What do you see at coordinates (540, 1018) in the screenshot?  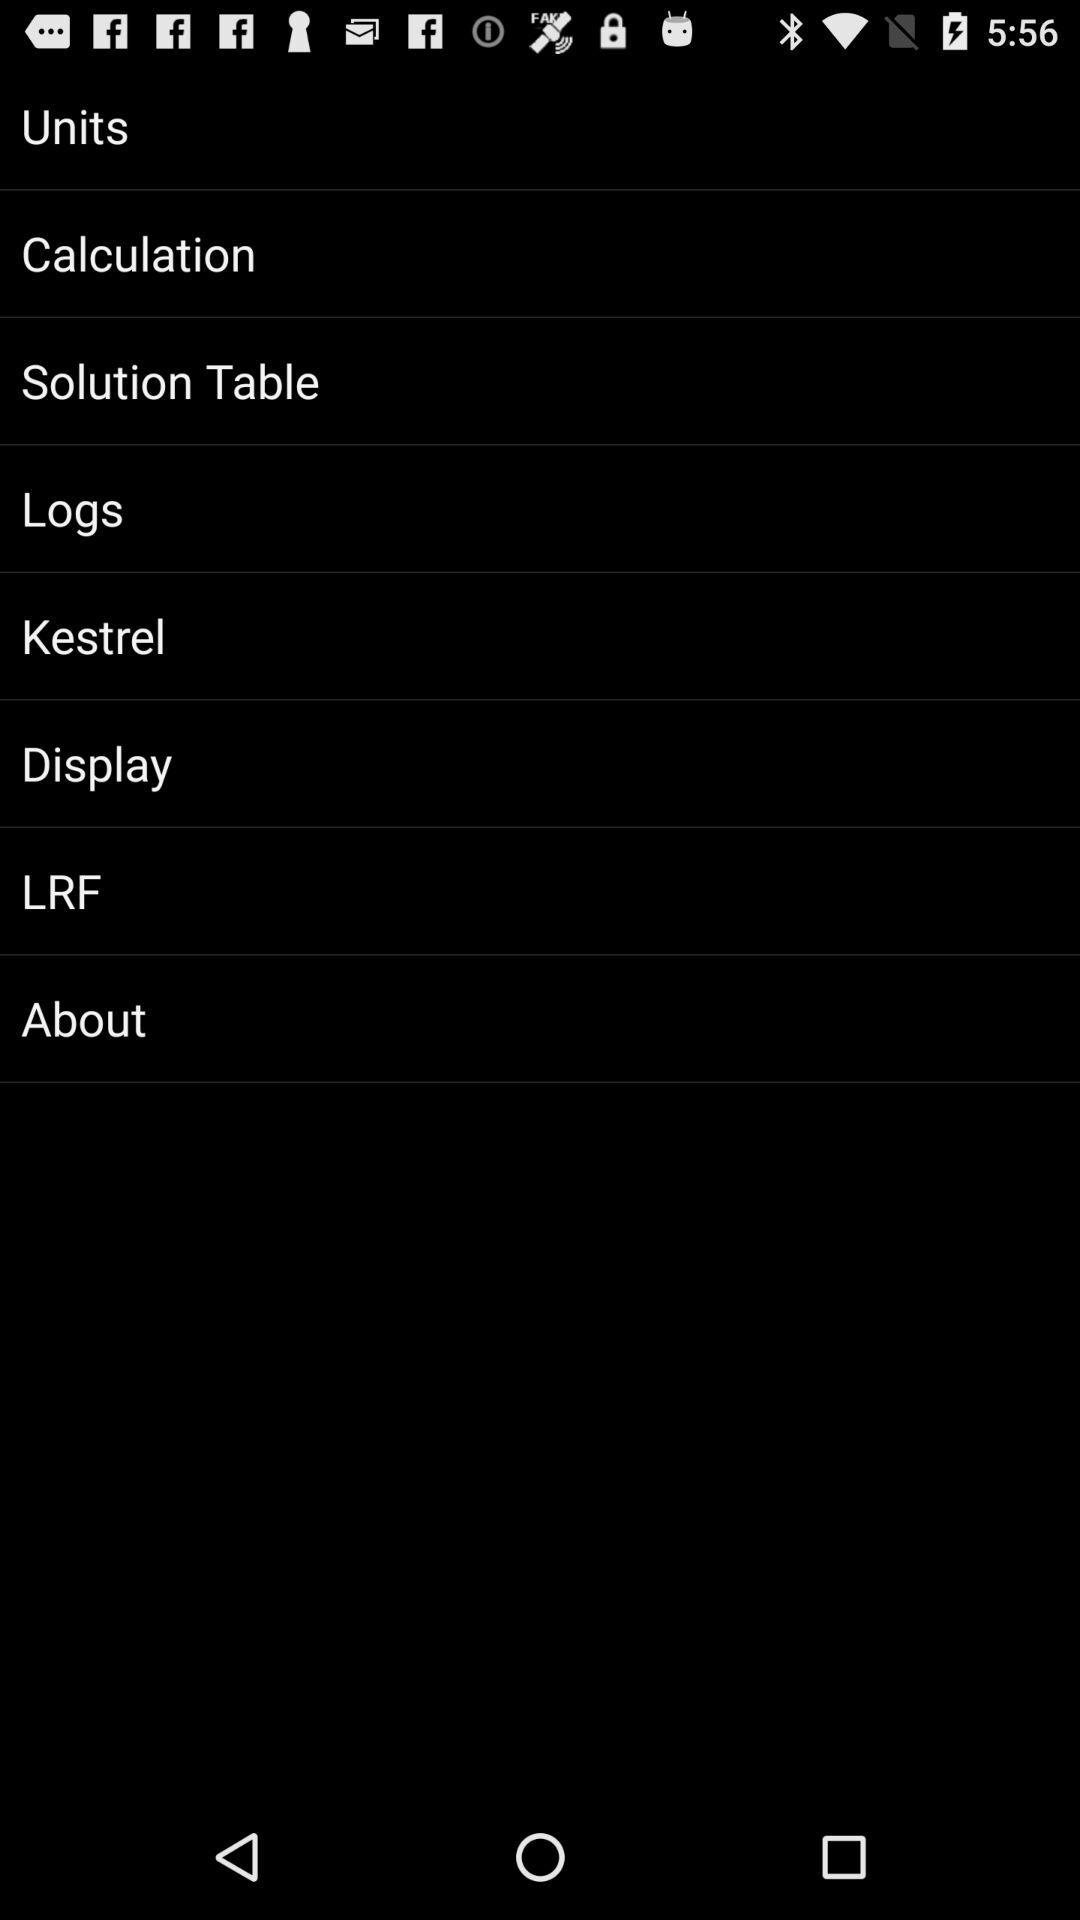 I see `the about` at bounding box center [540, 1018].